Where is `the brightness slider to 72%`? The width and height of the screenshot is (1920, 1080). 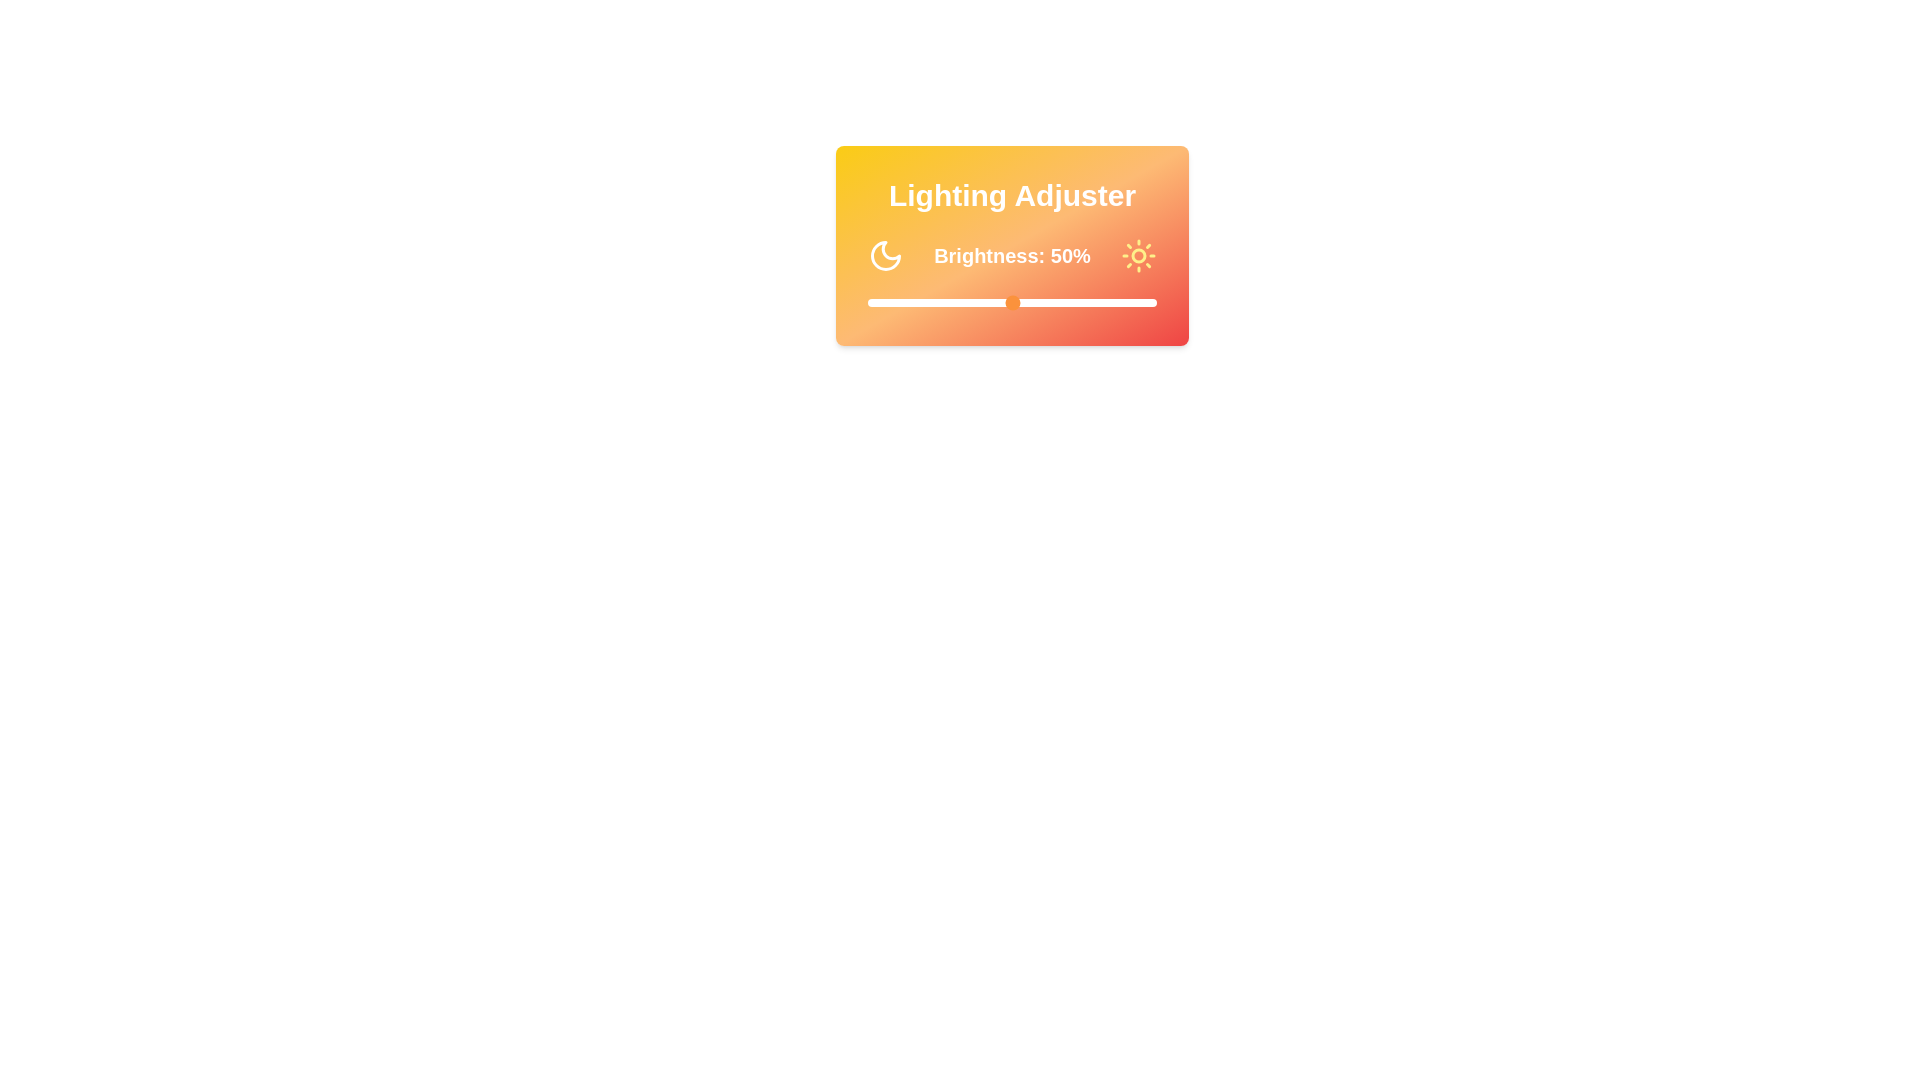 the brightness slider to 72% is located at coordinates (1075, 303).